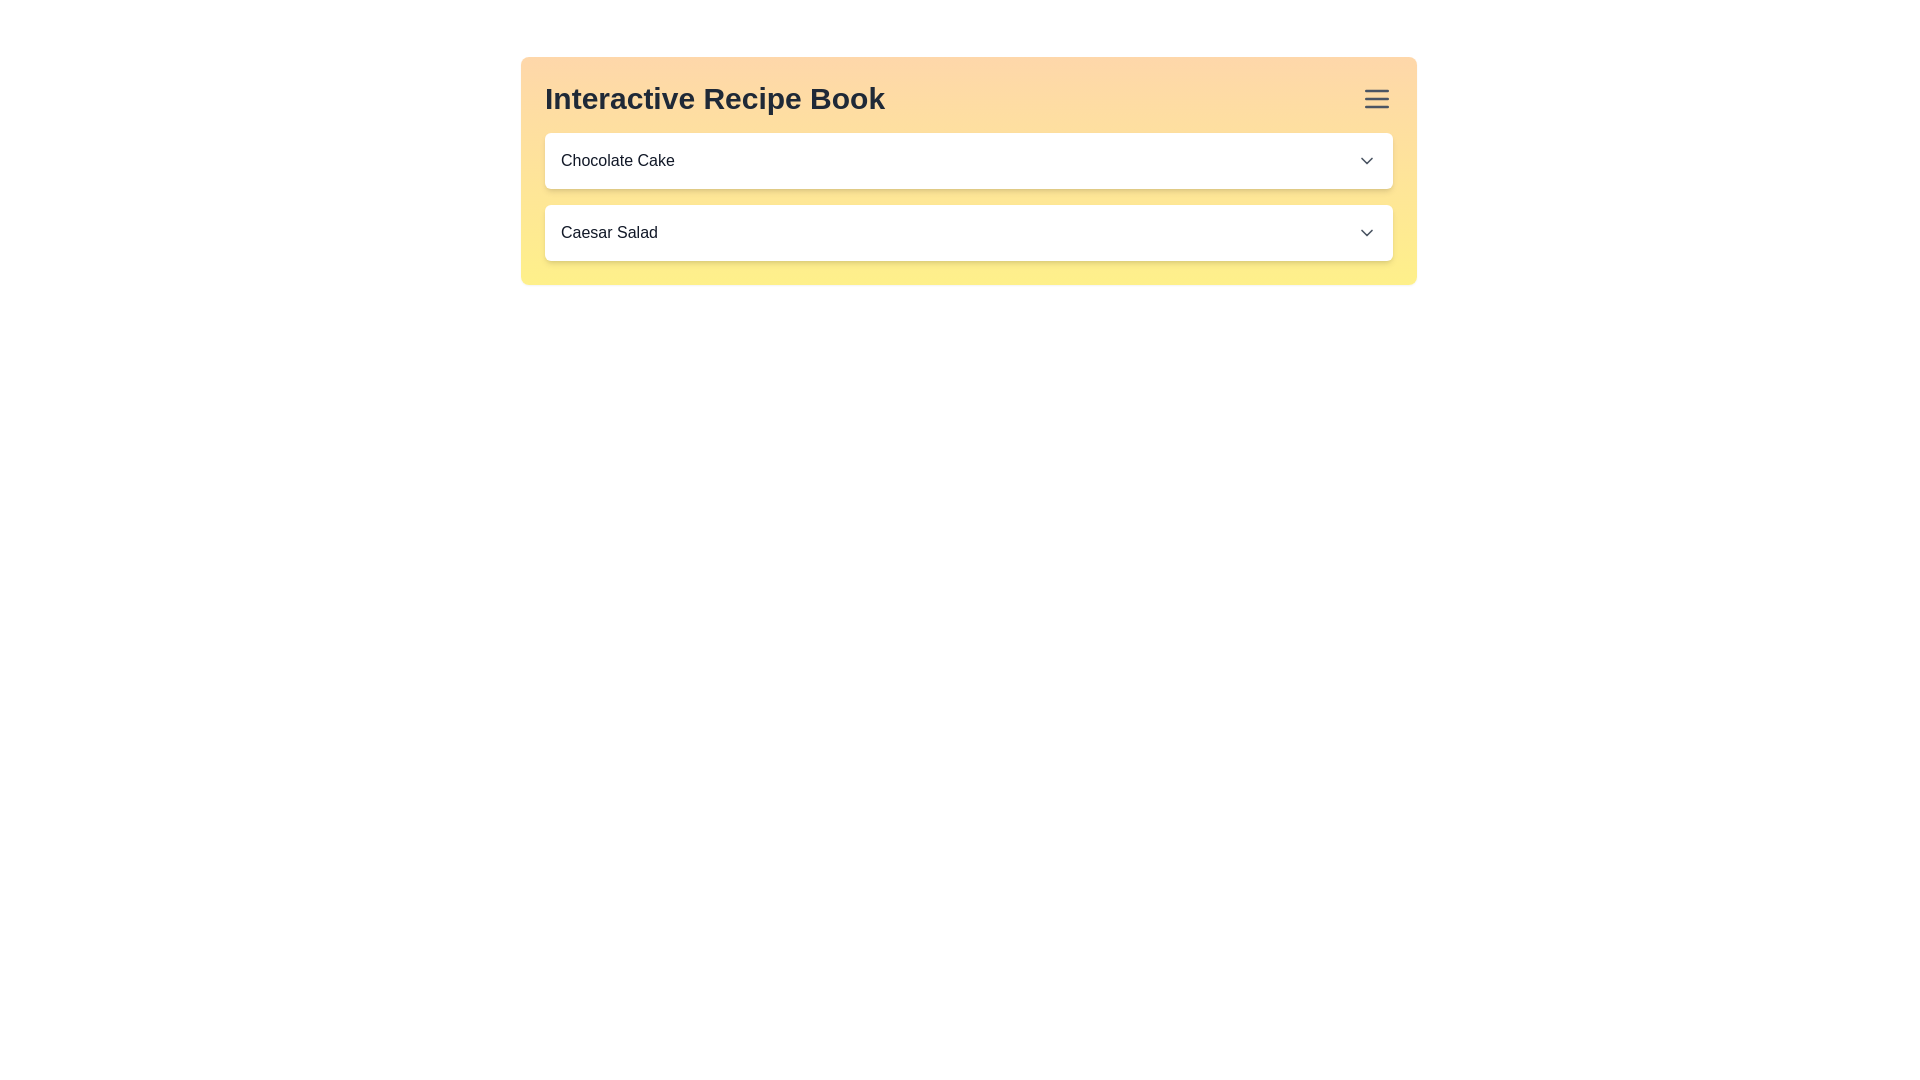  I want to click on the dropdown indicator icon for the 'Caesar Salad' item, so click(1366, 231).